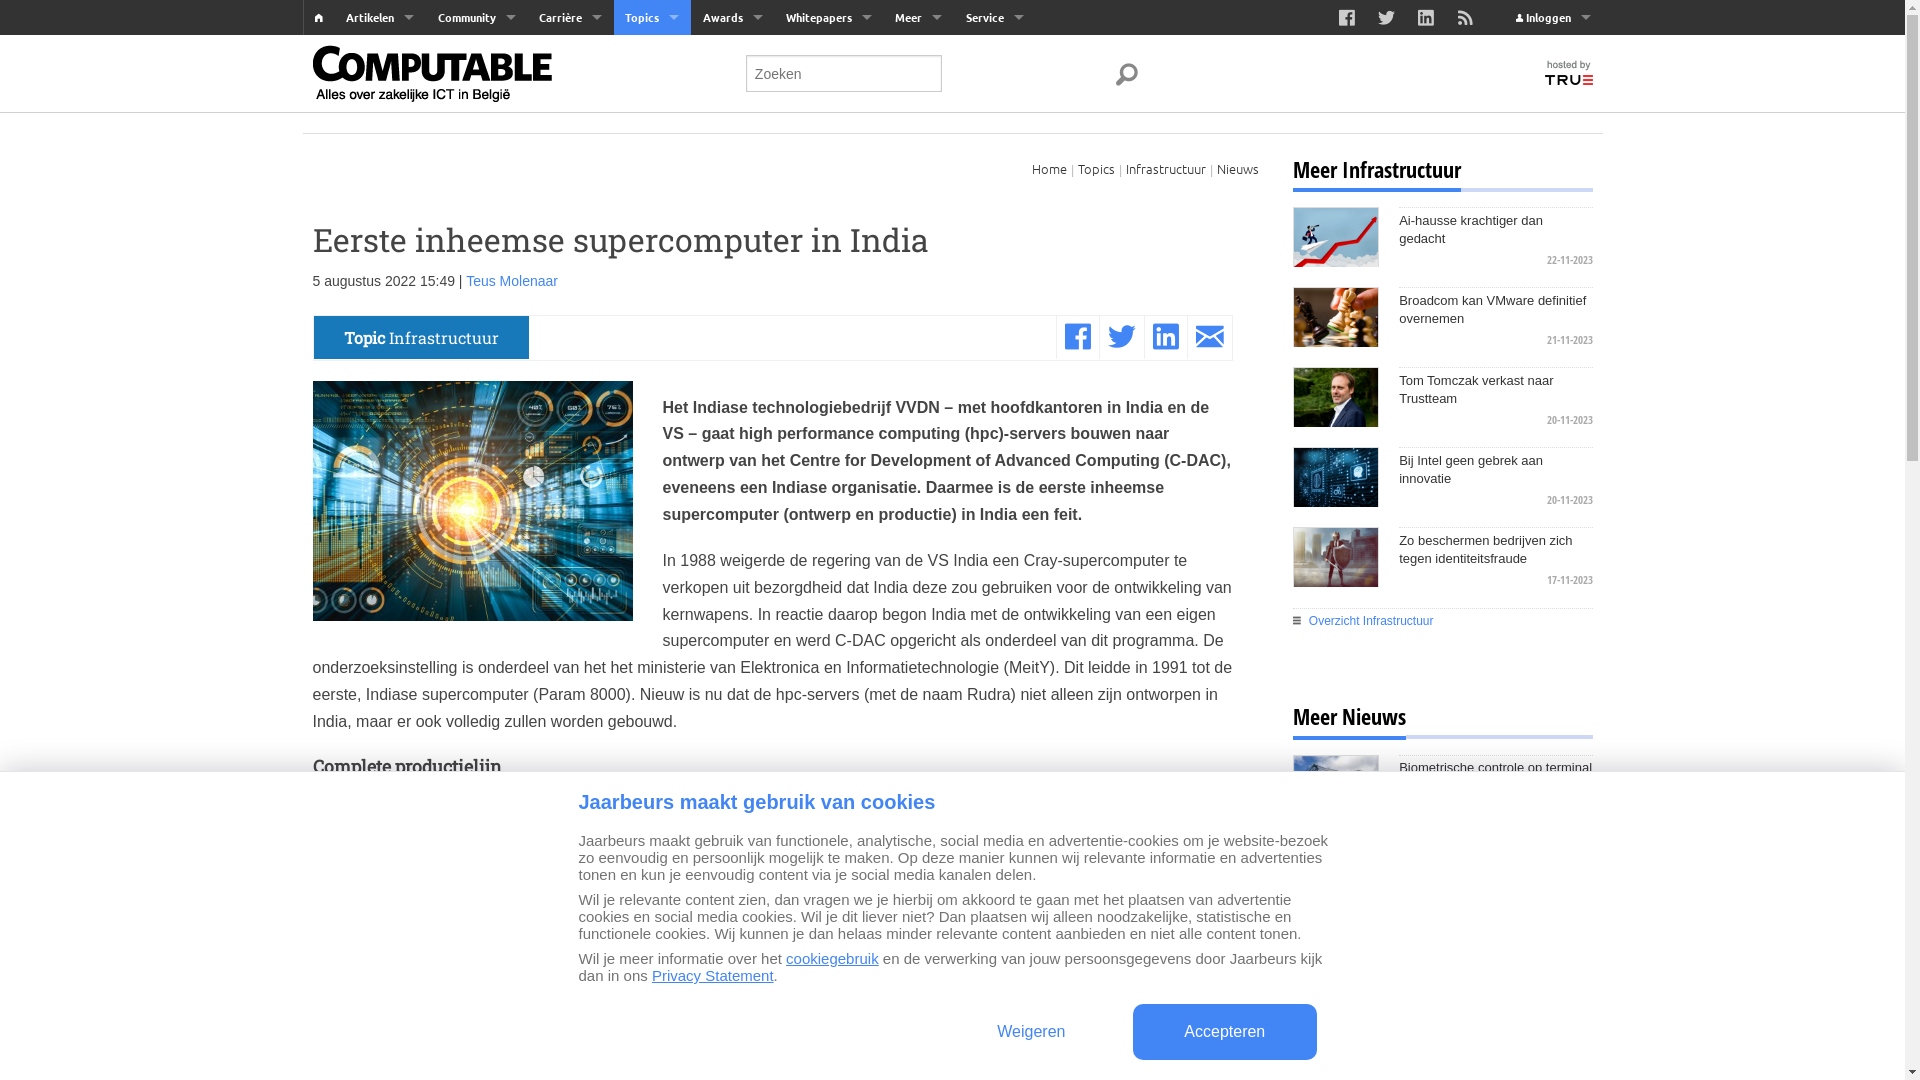  I want to click on 'Service', so click(994, 17).